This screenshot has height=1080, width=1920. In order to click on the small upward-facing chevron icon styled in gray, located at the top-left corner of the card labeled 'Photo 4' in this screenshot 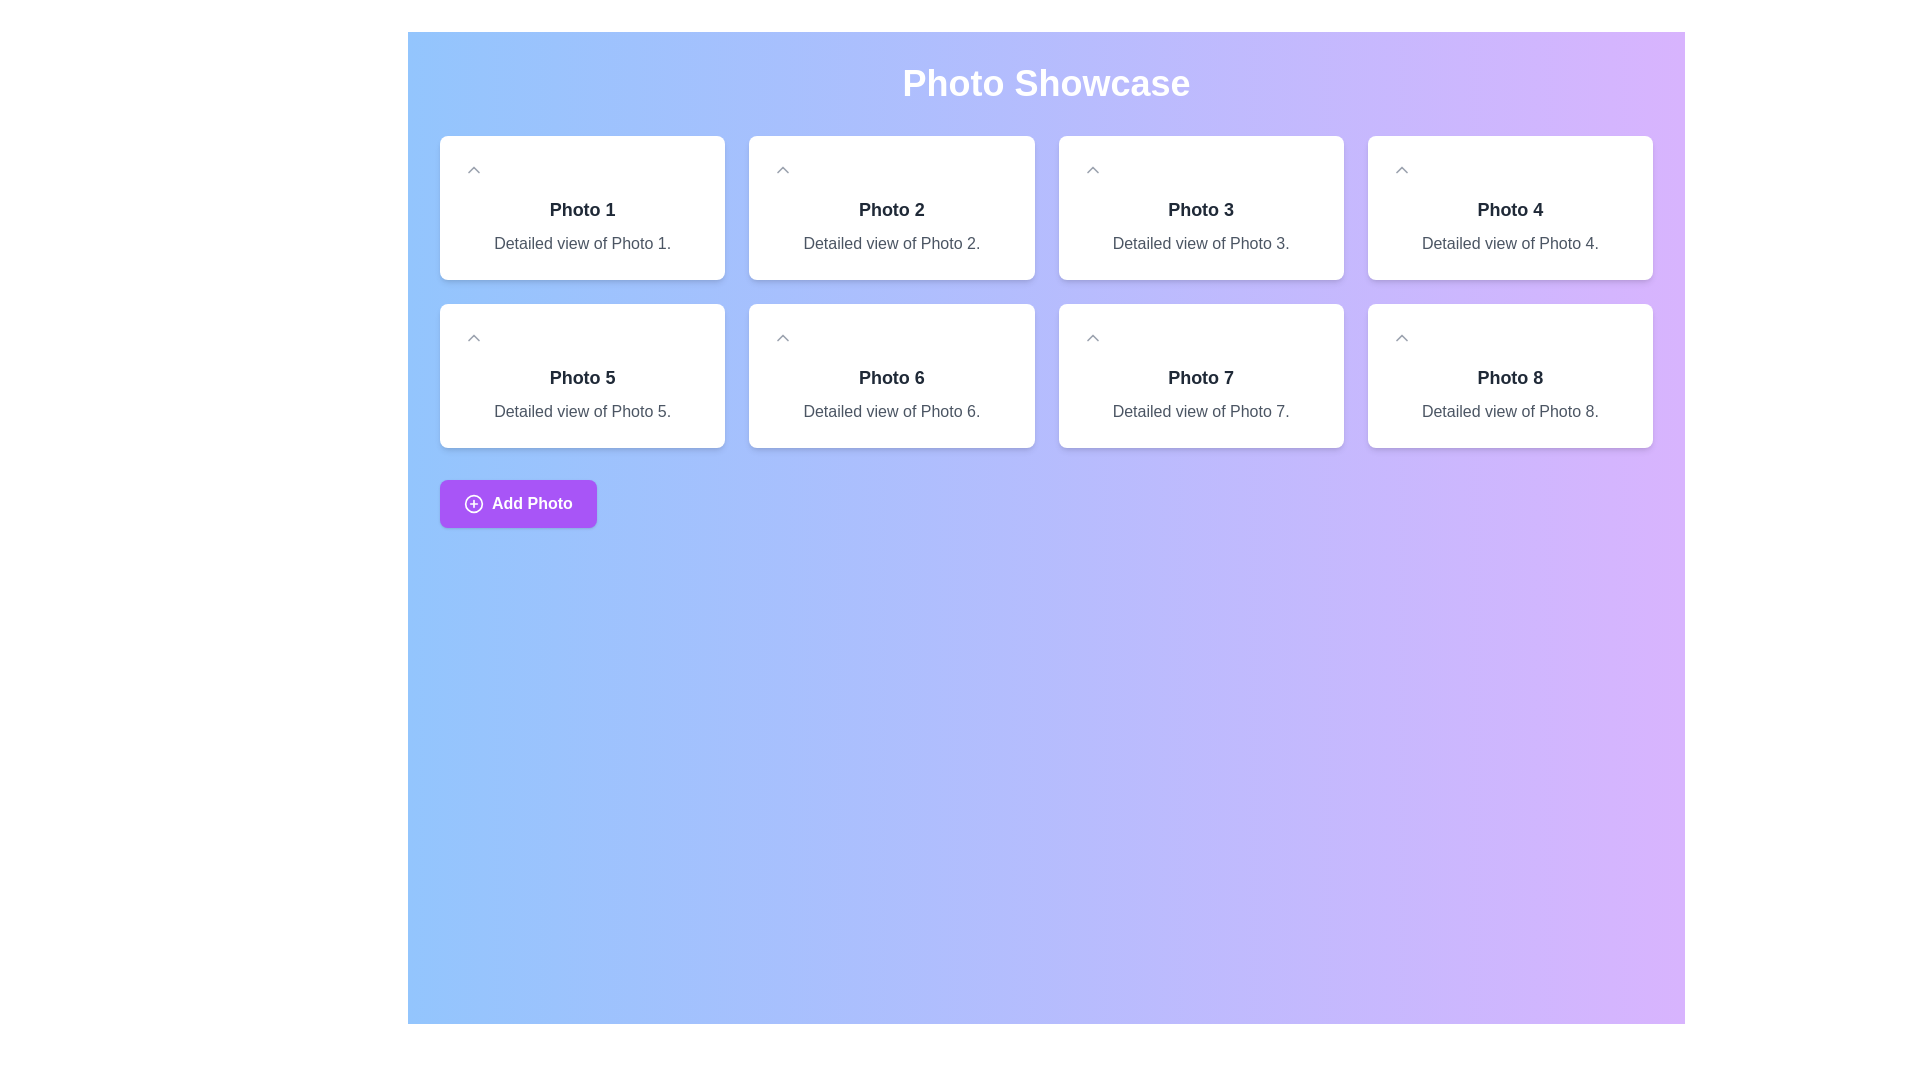, I will do `click(1400, 168)`.